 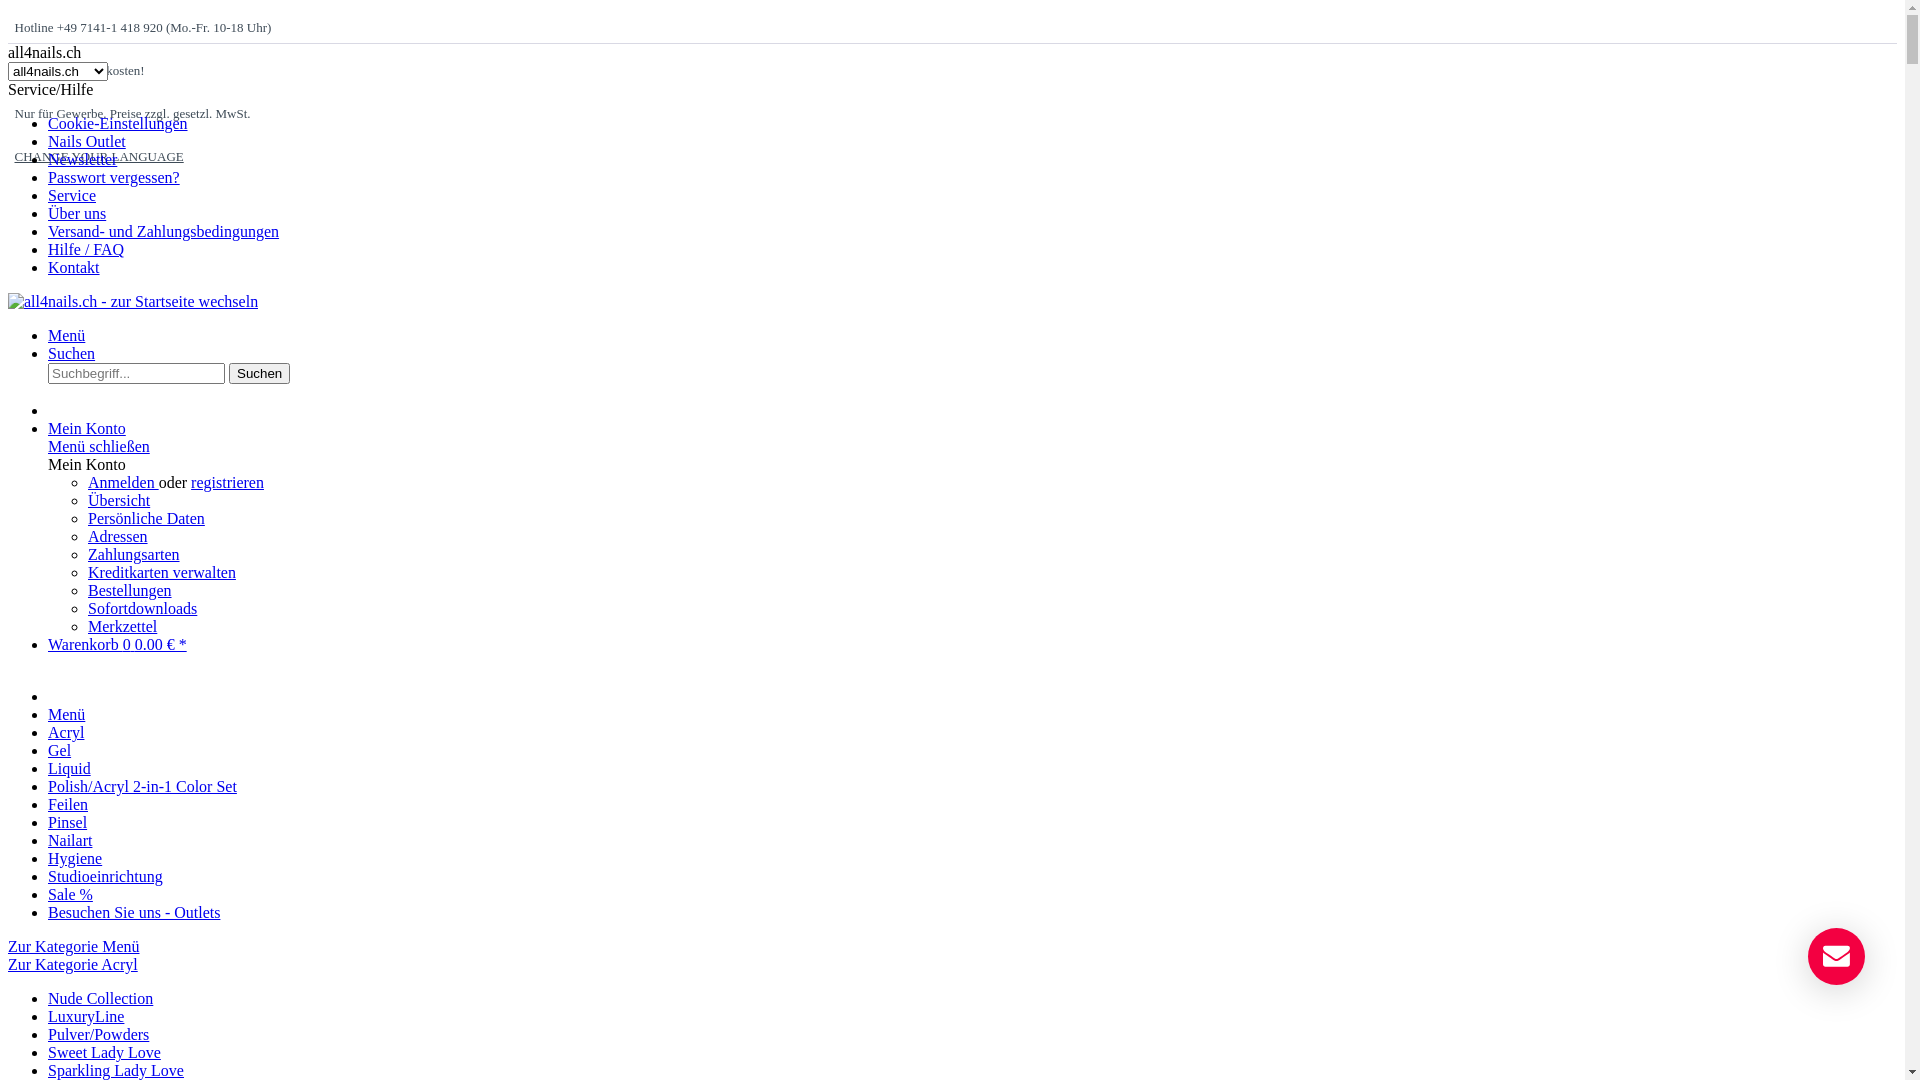 I want to click on 'LuxuryLine', so click(x=85, y=1016).